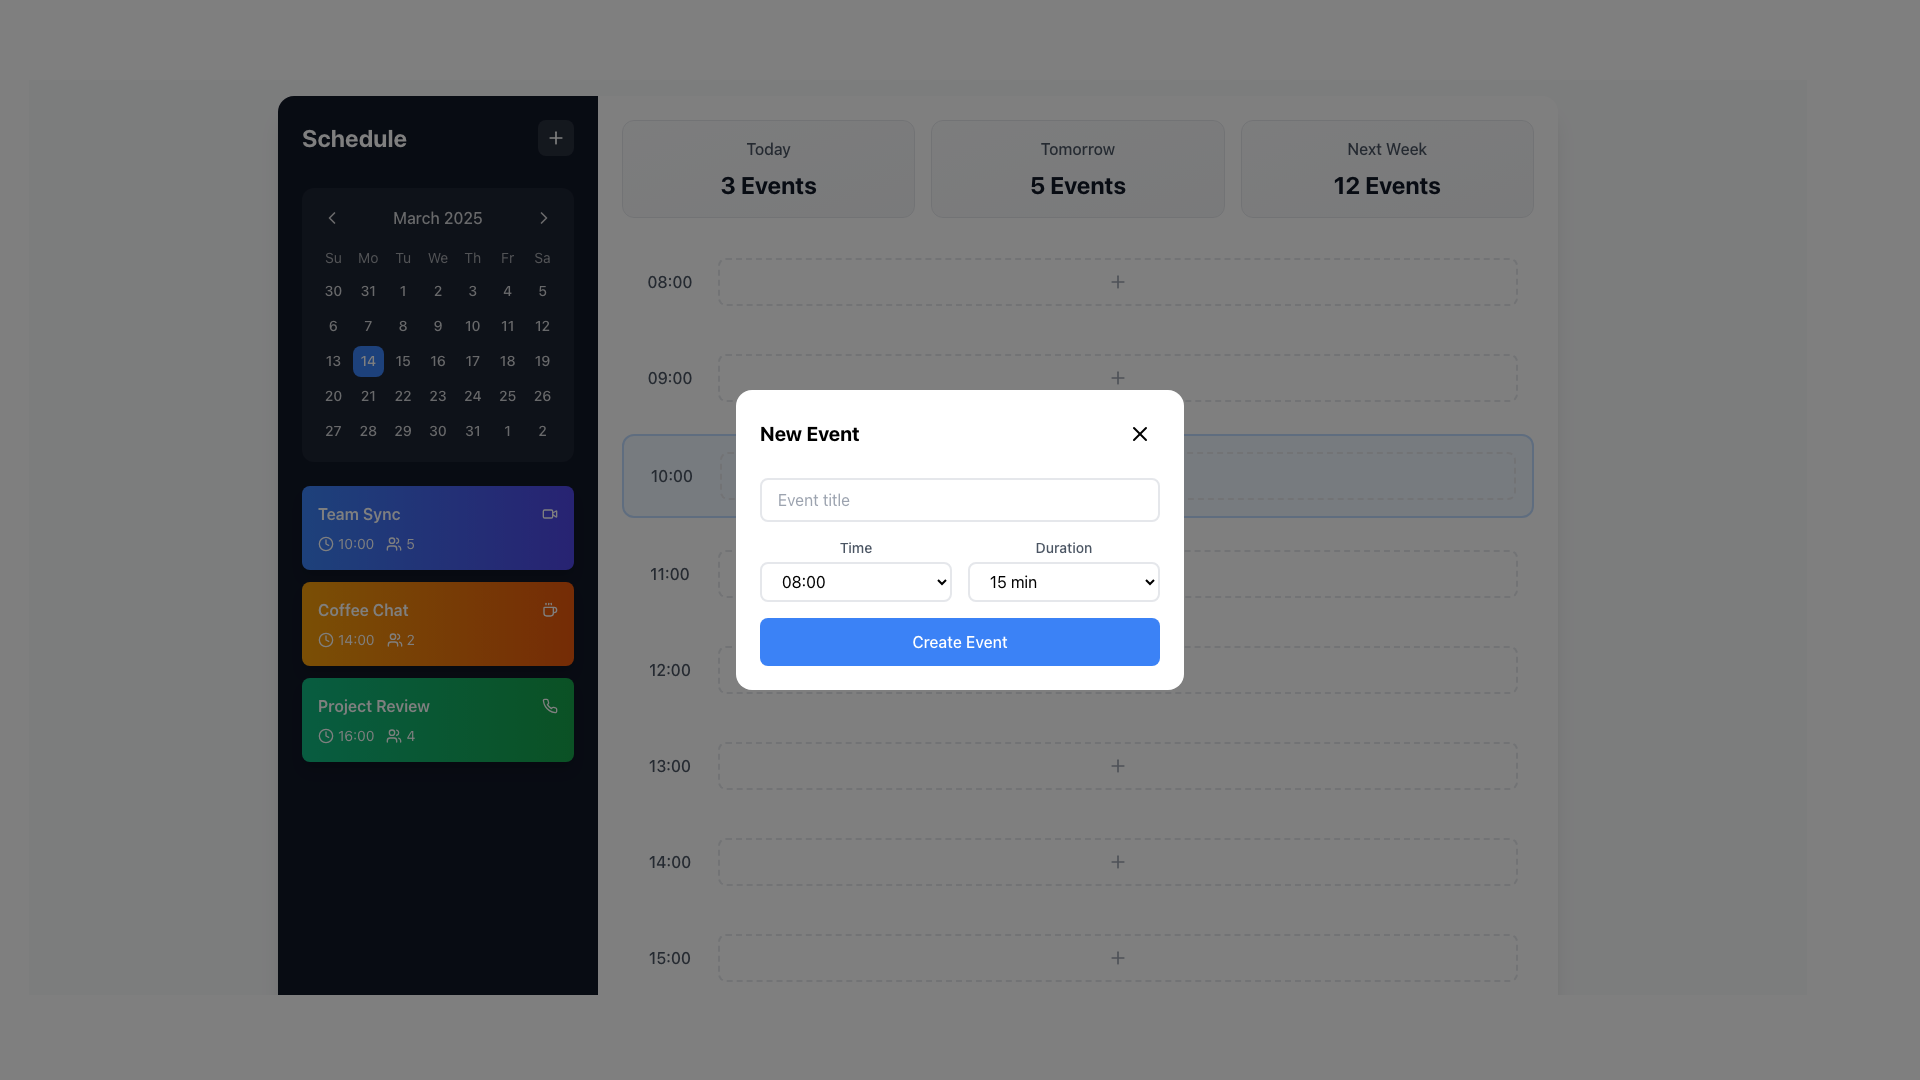 This screenshot has width=1920, height=1080. What do you see at coordinates (542, 396) in the screenshot?
I see `the calendar day button for the 26th day, located` at bounding box center [542, 396].